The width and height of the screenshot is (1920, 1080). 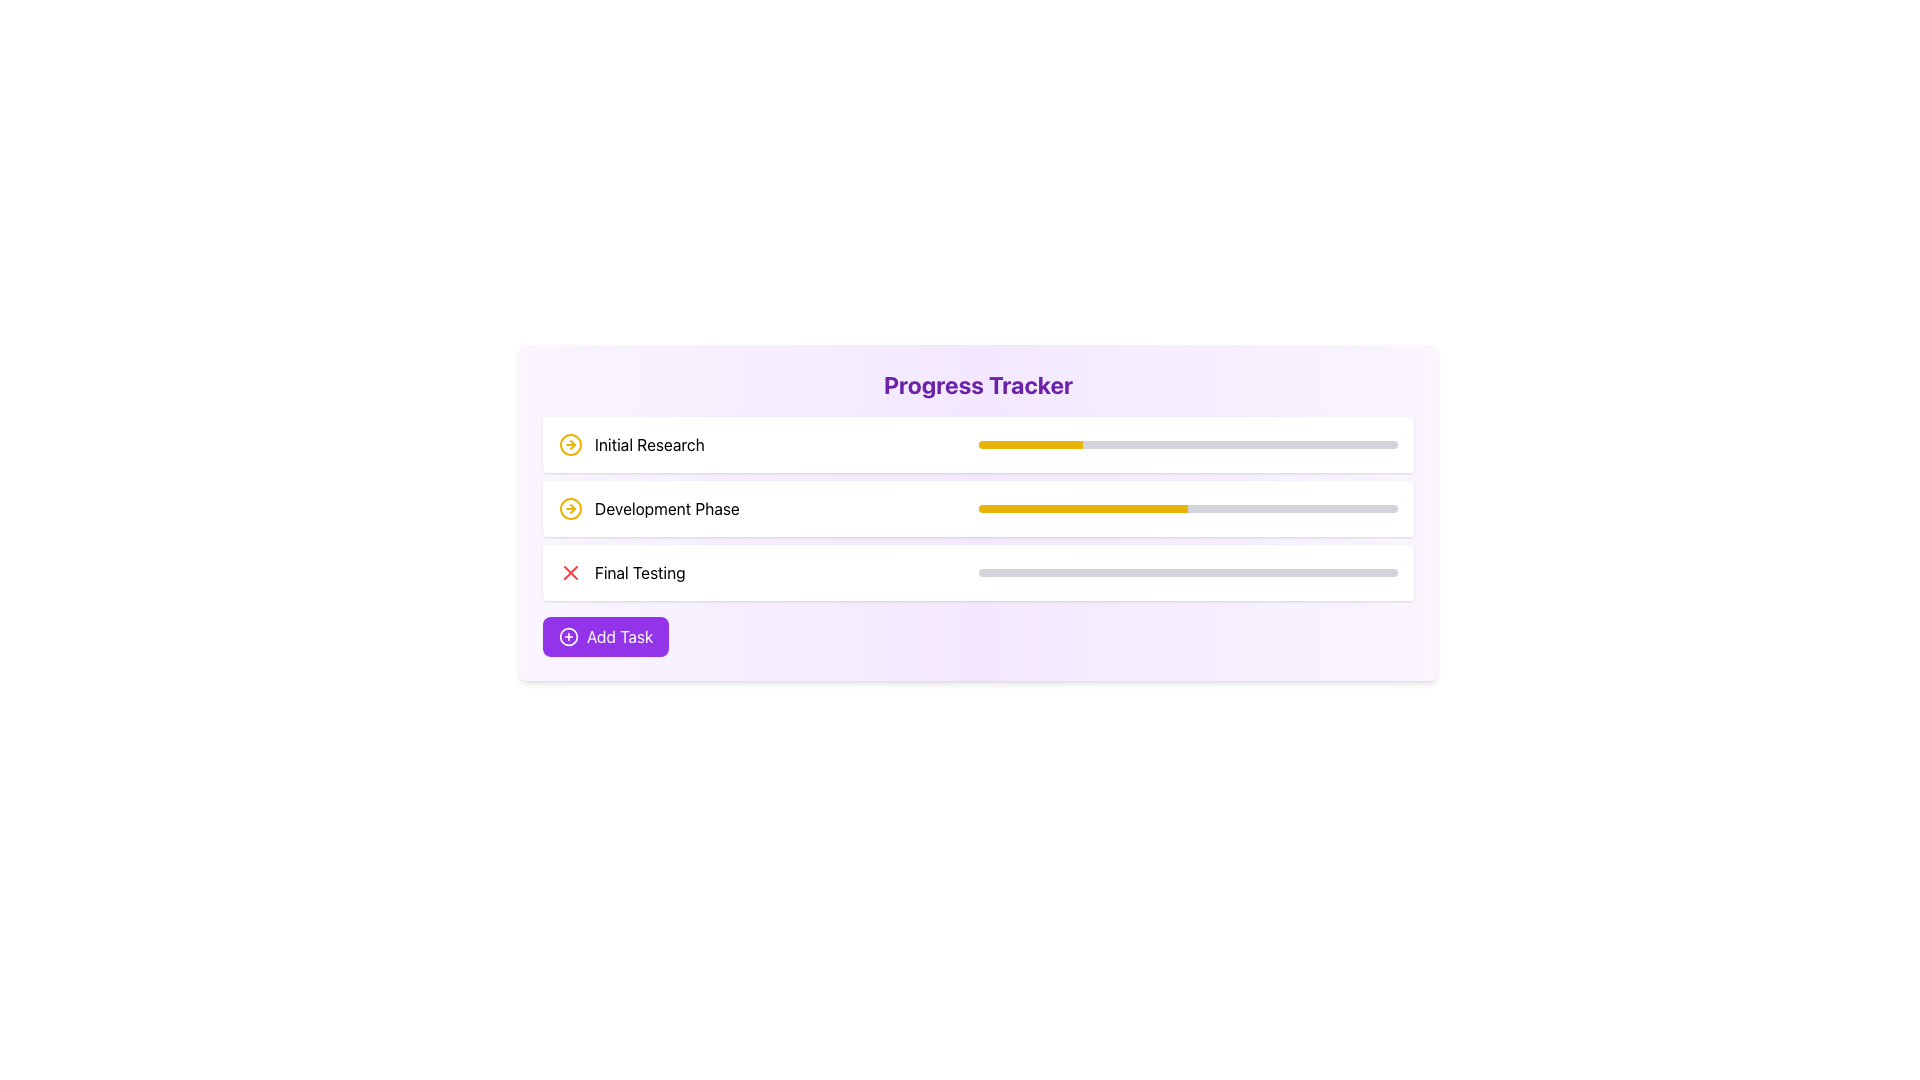 What do you see at coordinates (978, 443) in the screenshot?
I see `keyboard navigation` at bounding box center [978, 443].